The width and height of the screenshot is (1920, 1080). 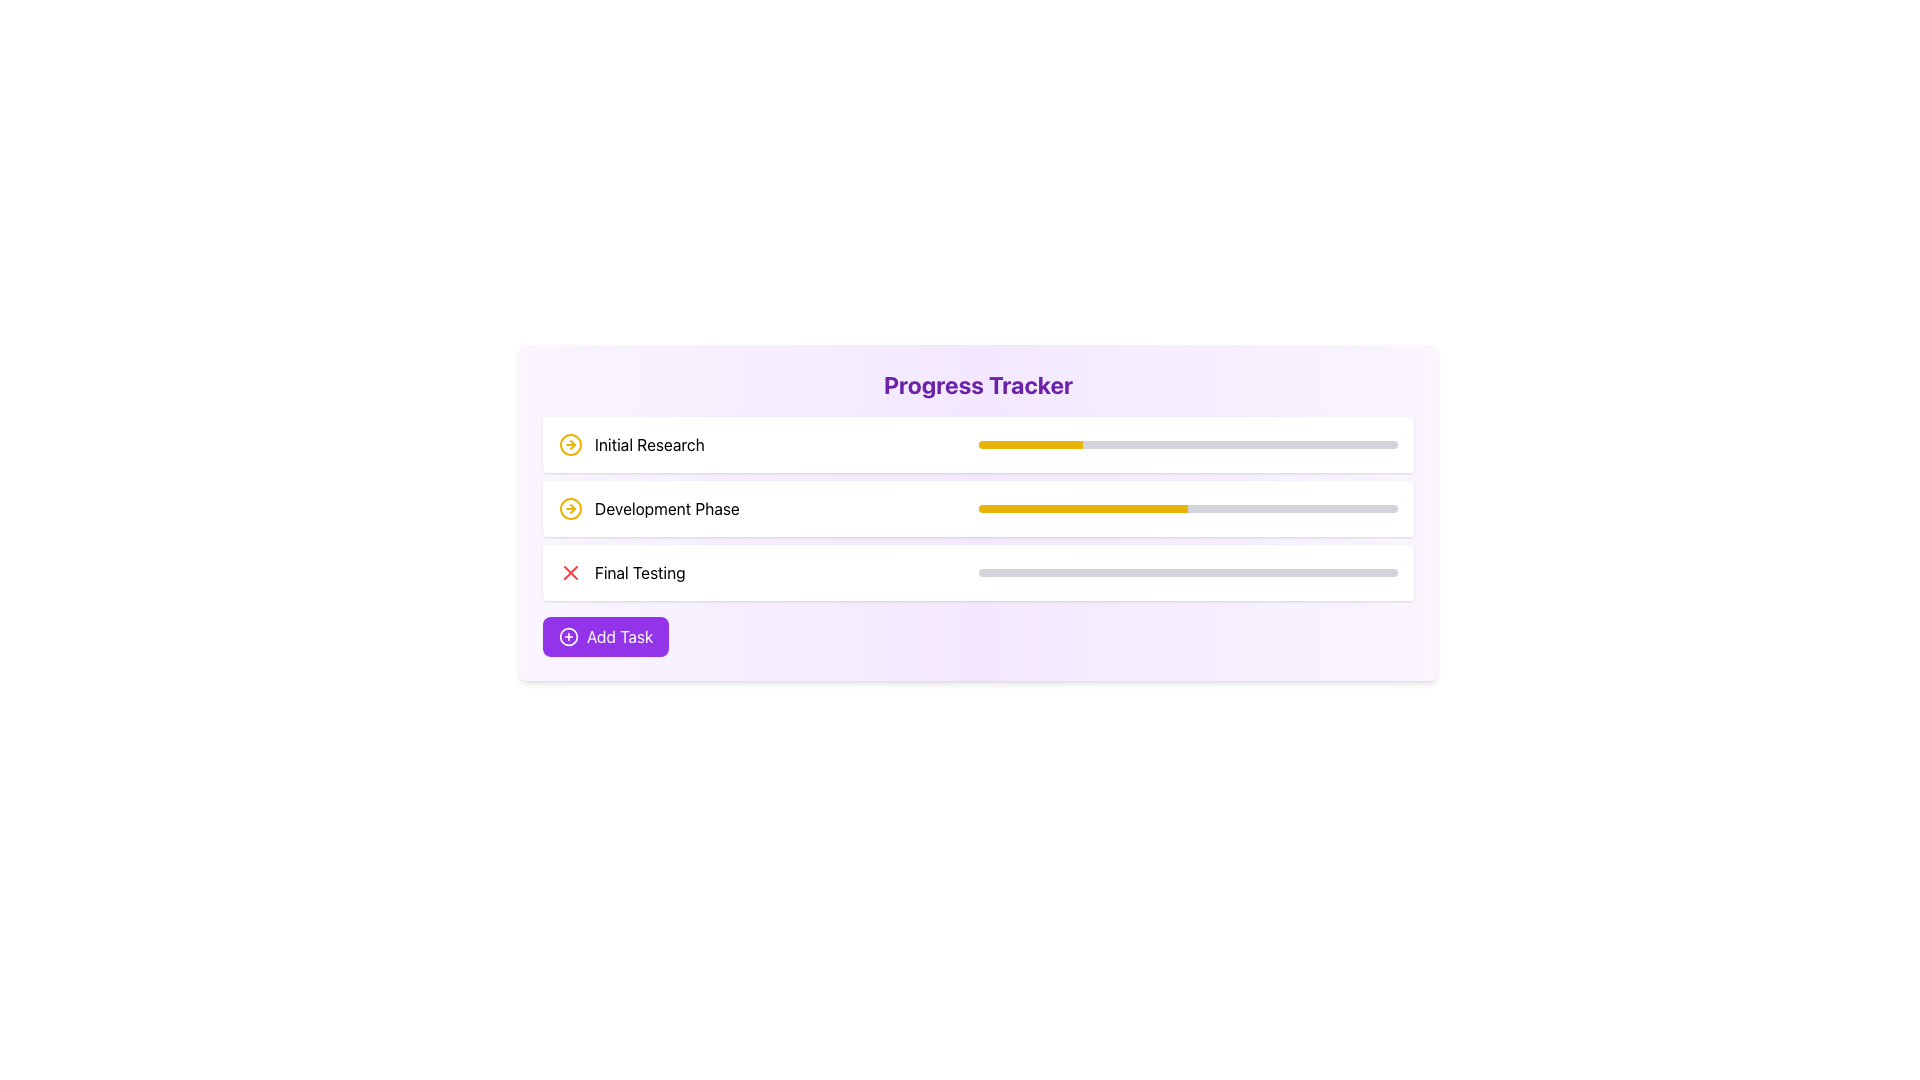 What do you see at coordinates (978, 443) in the screenshot?
I see `keyboard navigation` at bounding box center [978, 443].